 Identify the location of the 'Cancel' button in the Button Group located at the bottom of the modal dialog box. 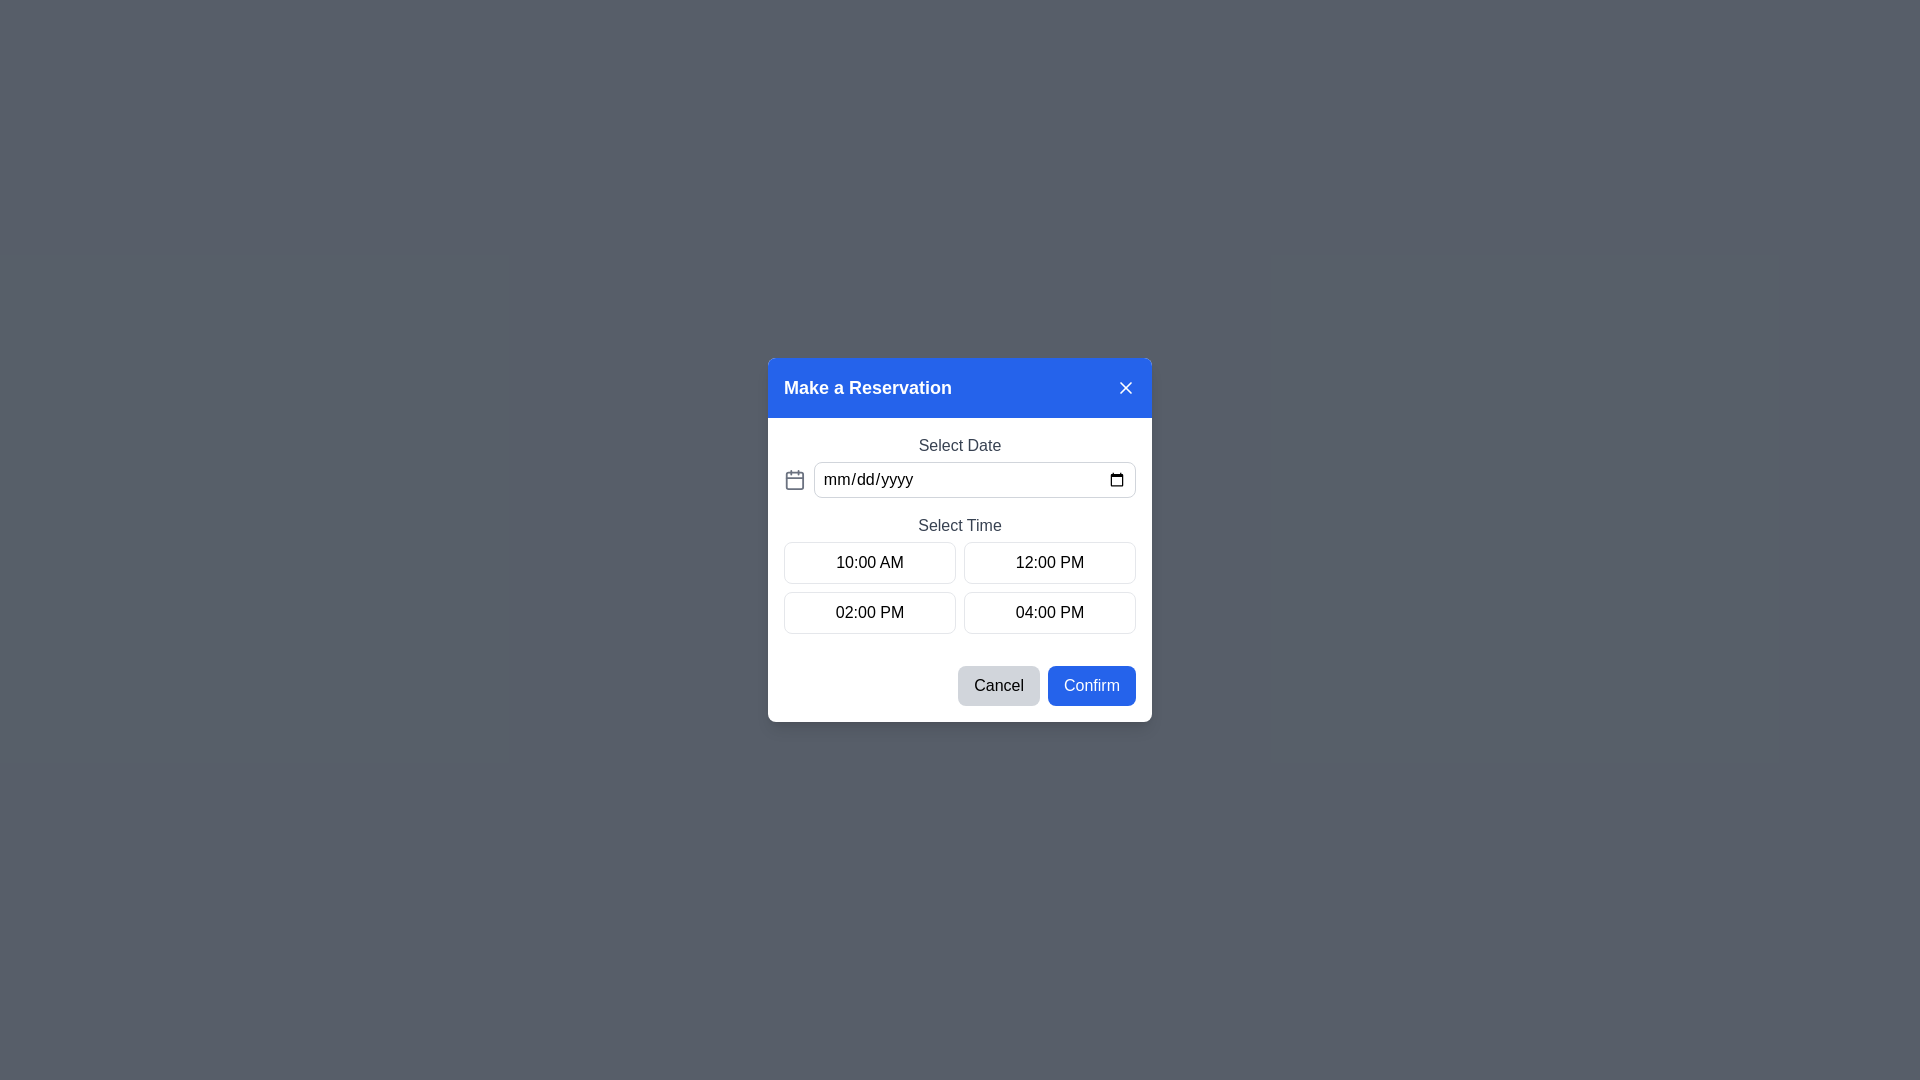
(960, 685).